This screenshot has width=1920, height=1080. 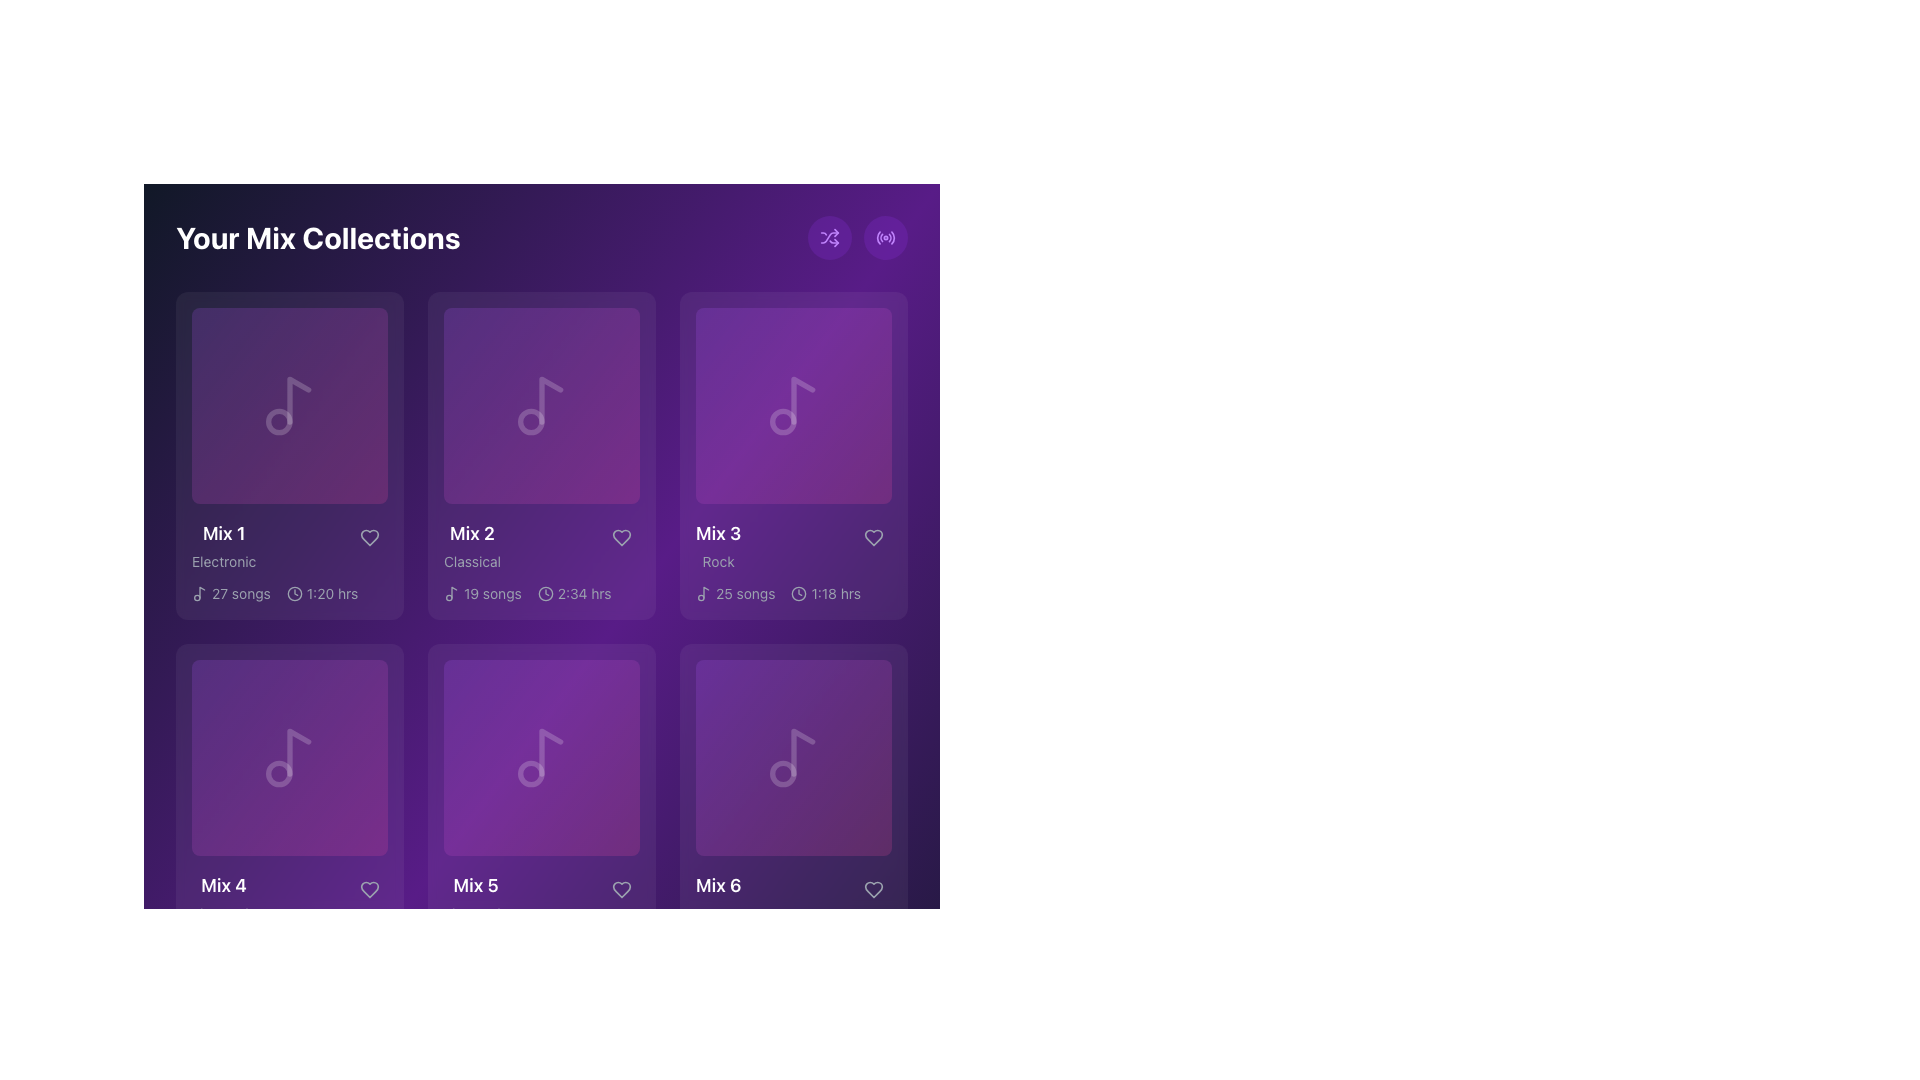 What do you see at coordinates (288, 593) in the screenshot?
I see `textual information displayed in the Descriptive metadata display located at the bottom section of the 'Mix 1' card, directly below the 'Electronic' text` at bounding box center [288, 593].